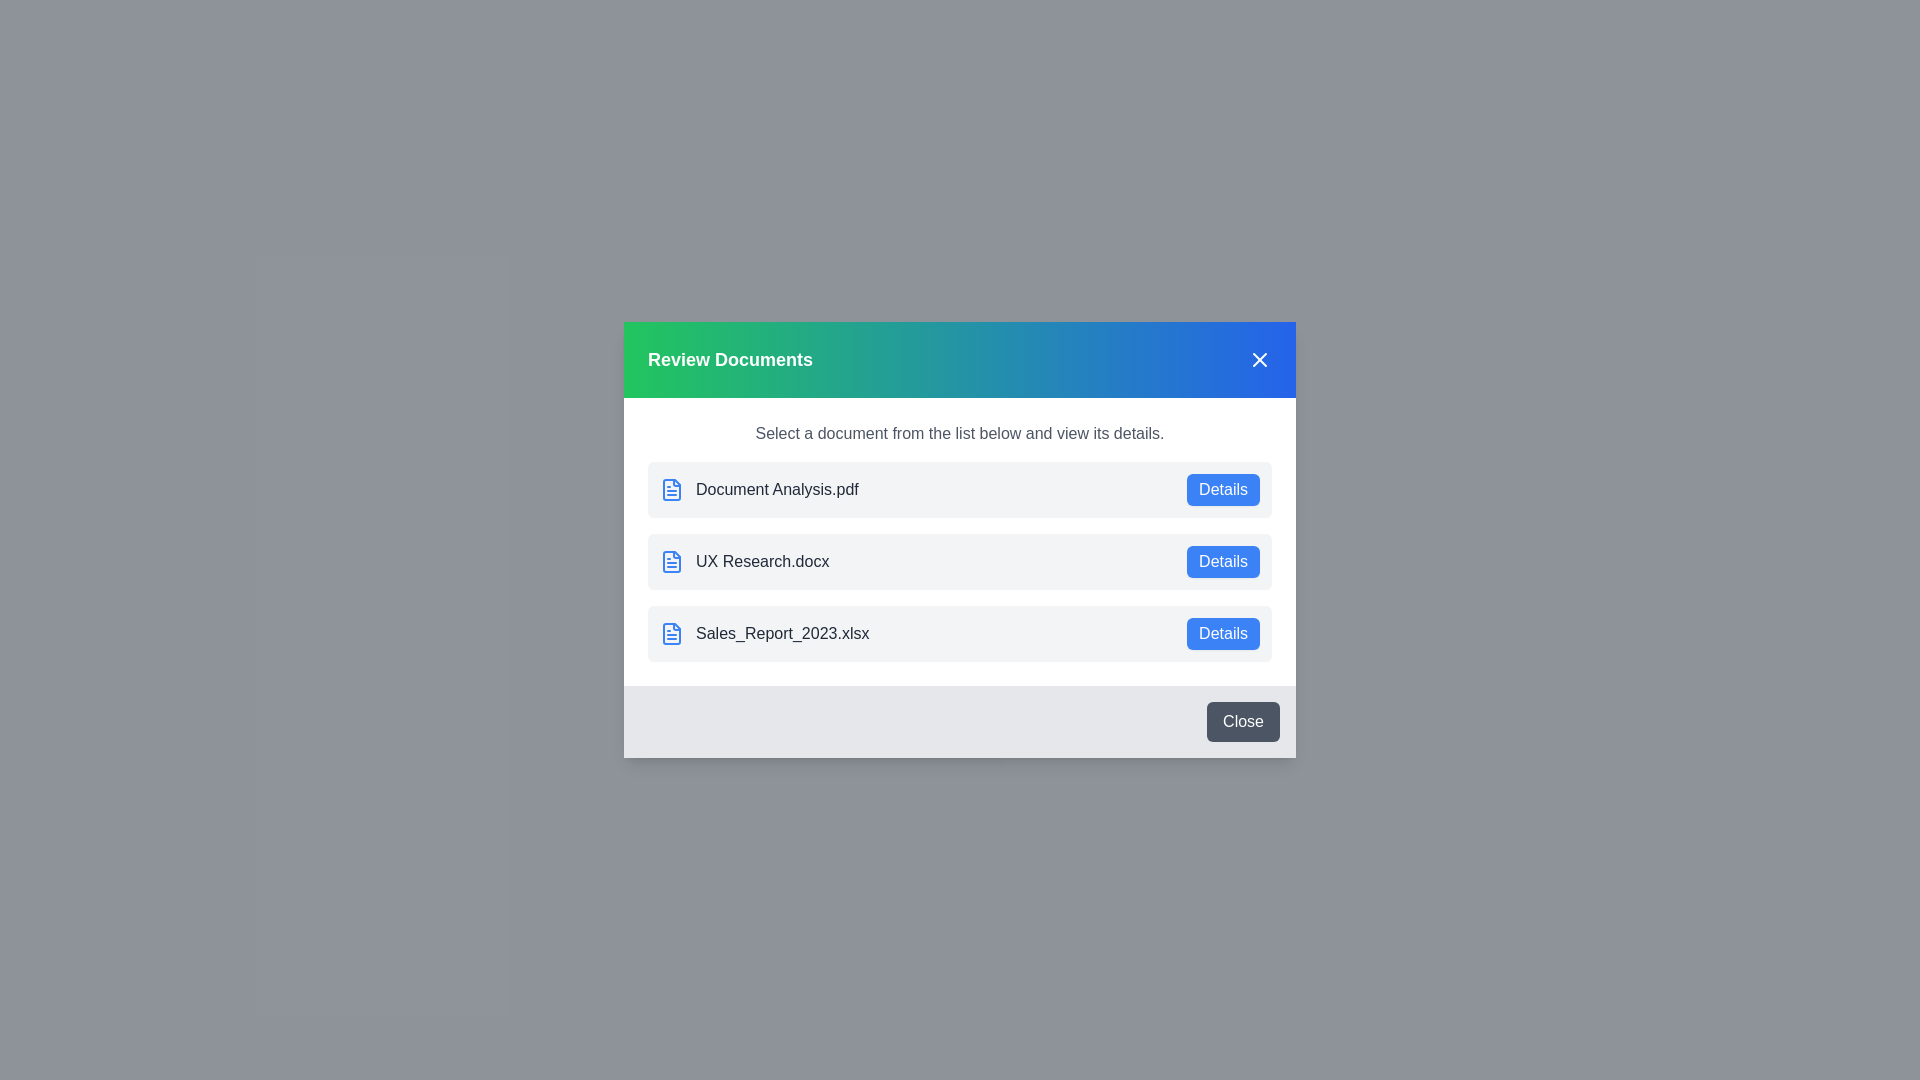 The width and height of the screenshot is (1920, 1080). Describe the element at coordinates (1222, 633) in the screenshot. I see `the details button for Sales_Report_2023.xlsx to view its details` at that location.